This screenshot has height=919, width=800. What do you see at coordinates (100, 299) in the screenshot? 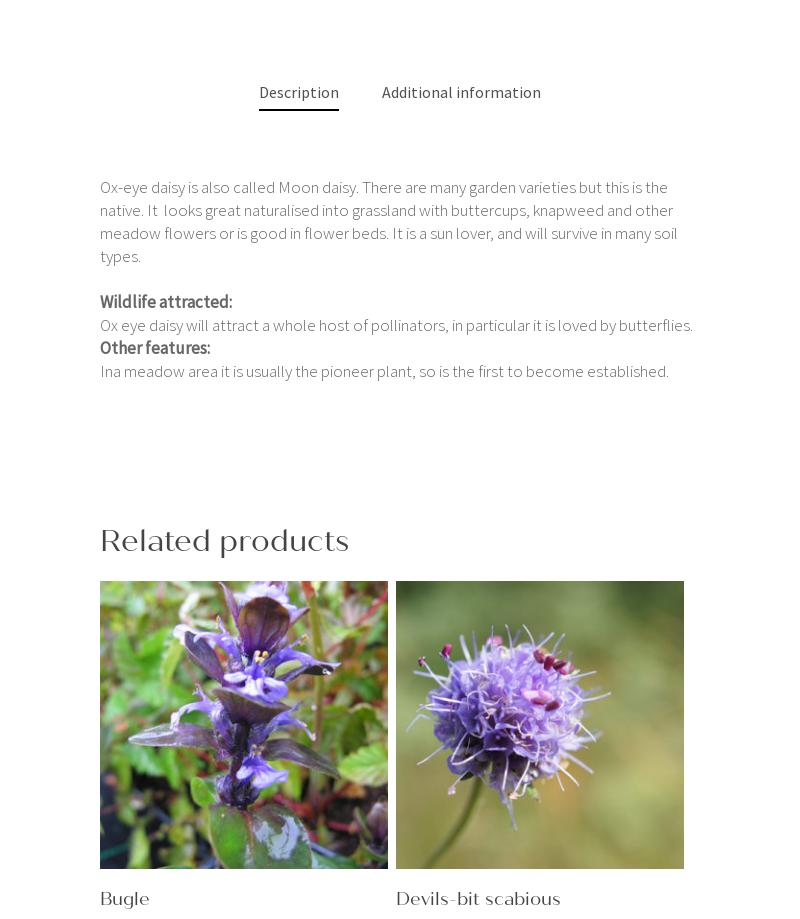
I see `'Wildlife attracted:'` at bounding box center [100, 299].